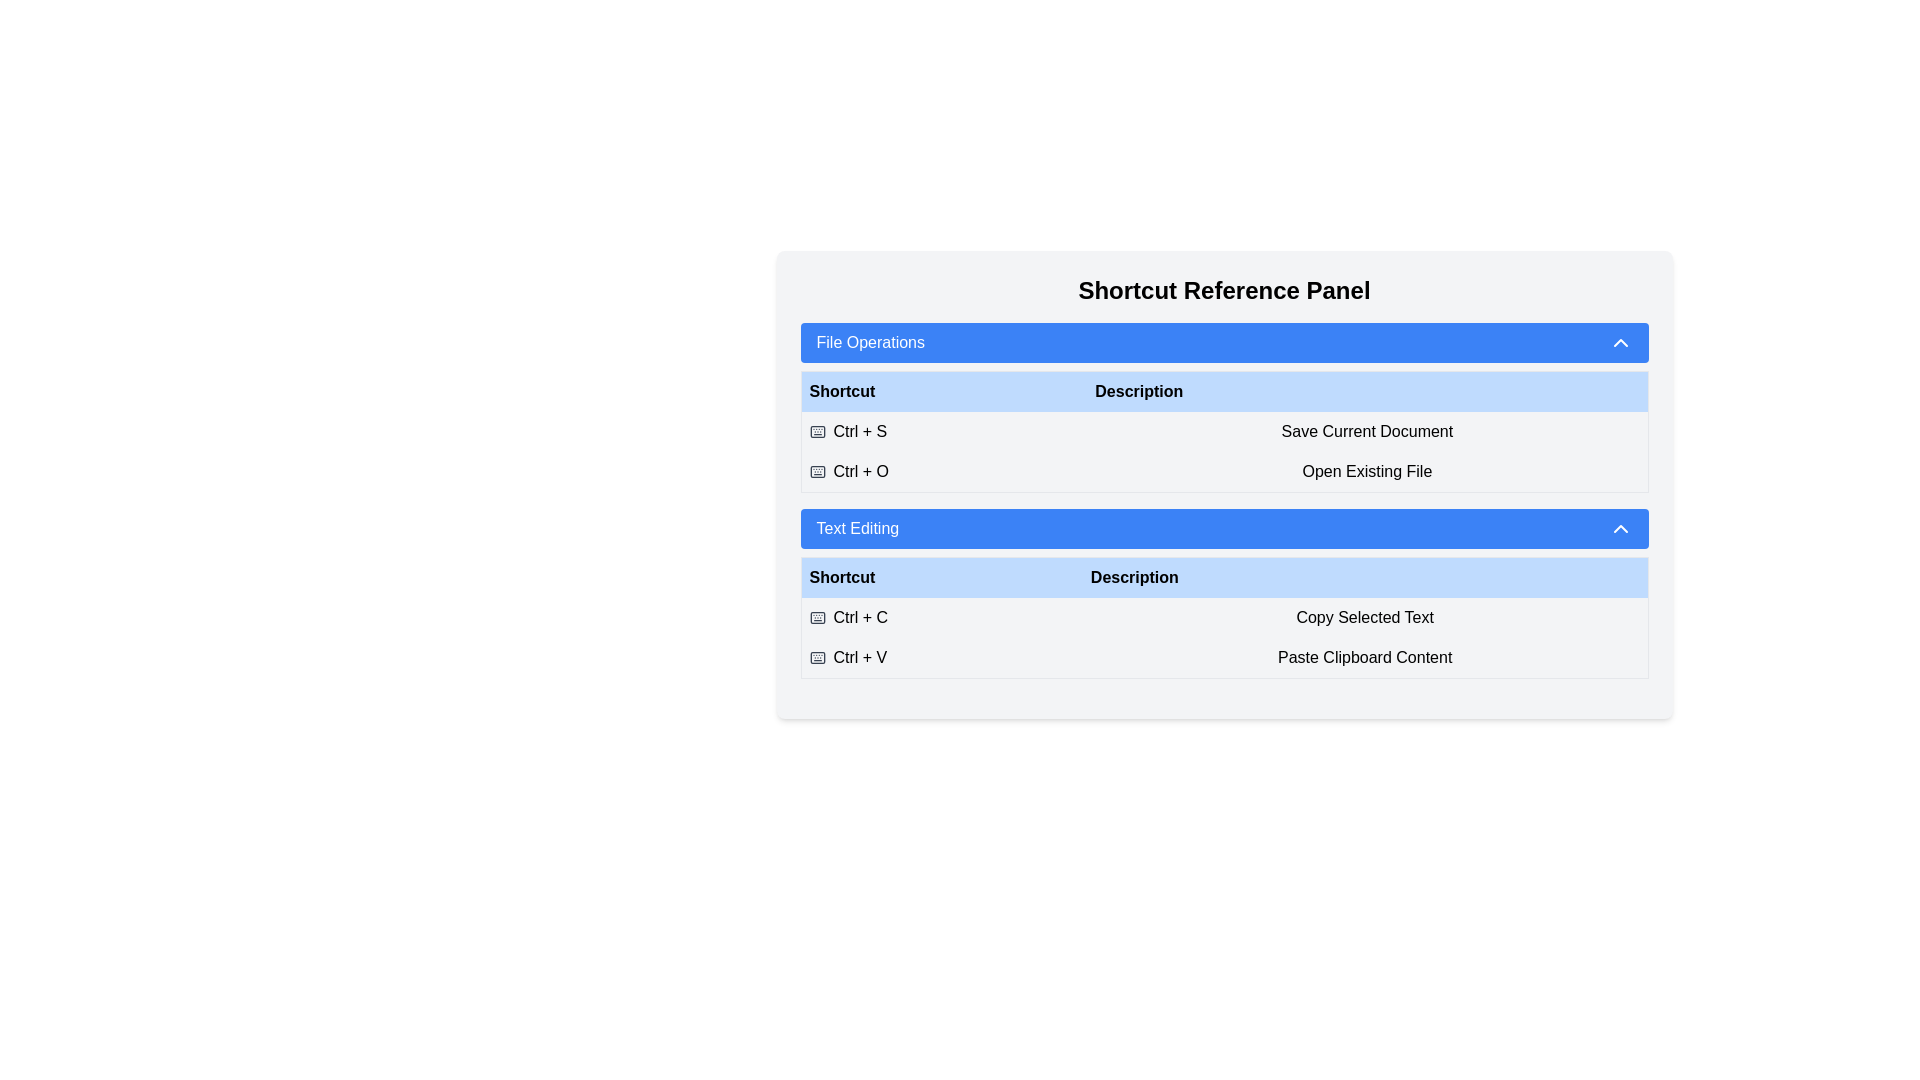  Describe the element at coordinates (1223, 472) in the screenshot. I see `the second row in the 'File Operations' section of the table, which contains the keyboard shortcut 'Ctrl + O' and the description 'Open Existing File'` at that location.